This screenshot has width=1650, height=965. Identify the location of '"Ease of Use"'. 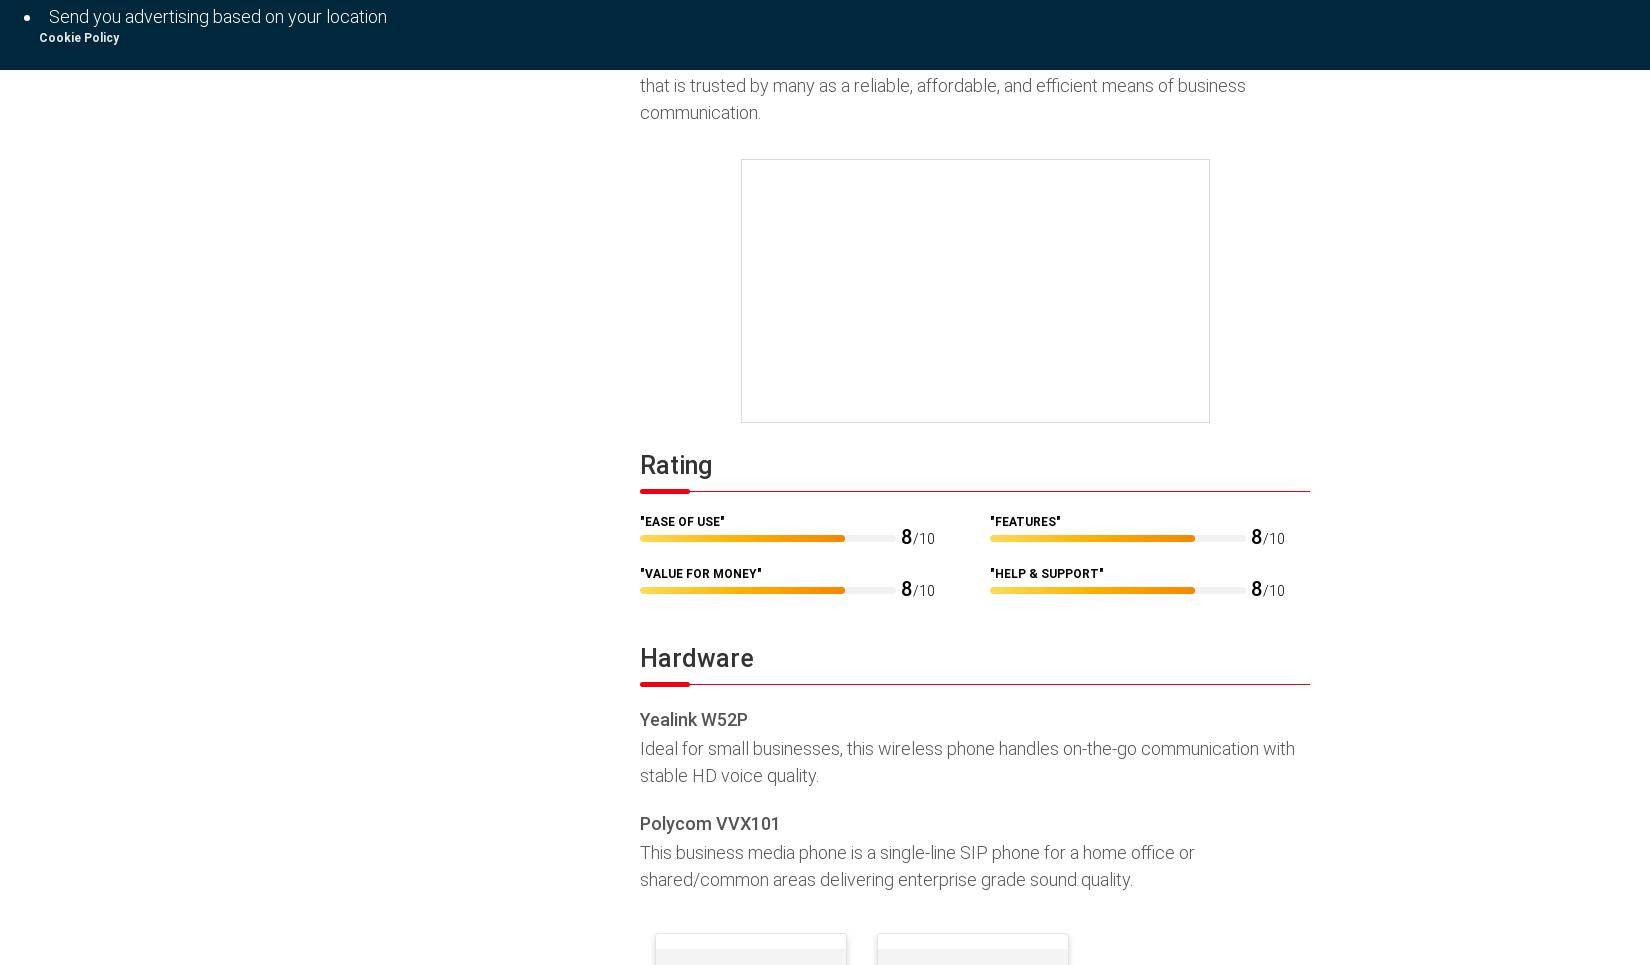
(639, 520).